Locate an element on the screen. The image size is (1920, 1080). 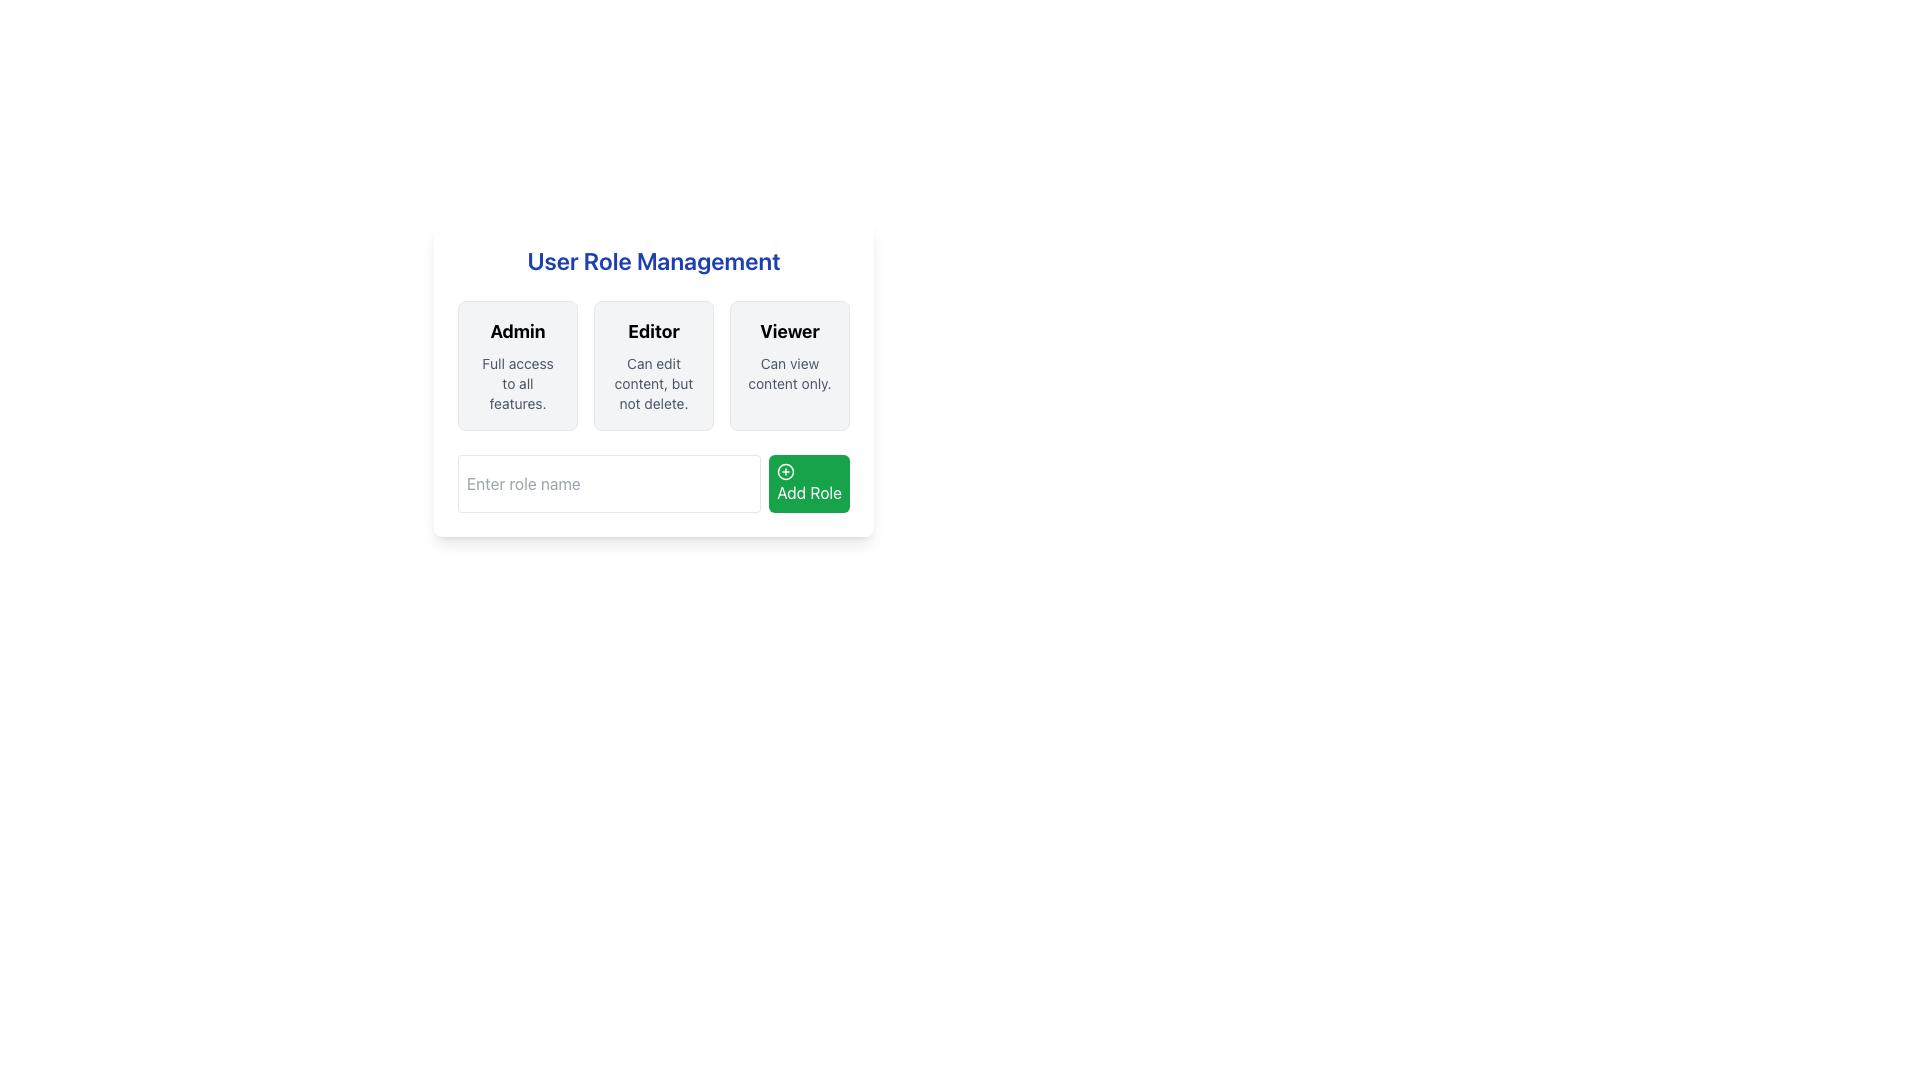
the Circle within the SVG icon that is part of the 'Add Role' button, indicating an action related to adding roles is located at coordinates (785, 471).